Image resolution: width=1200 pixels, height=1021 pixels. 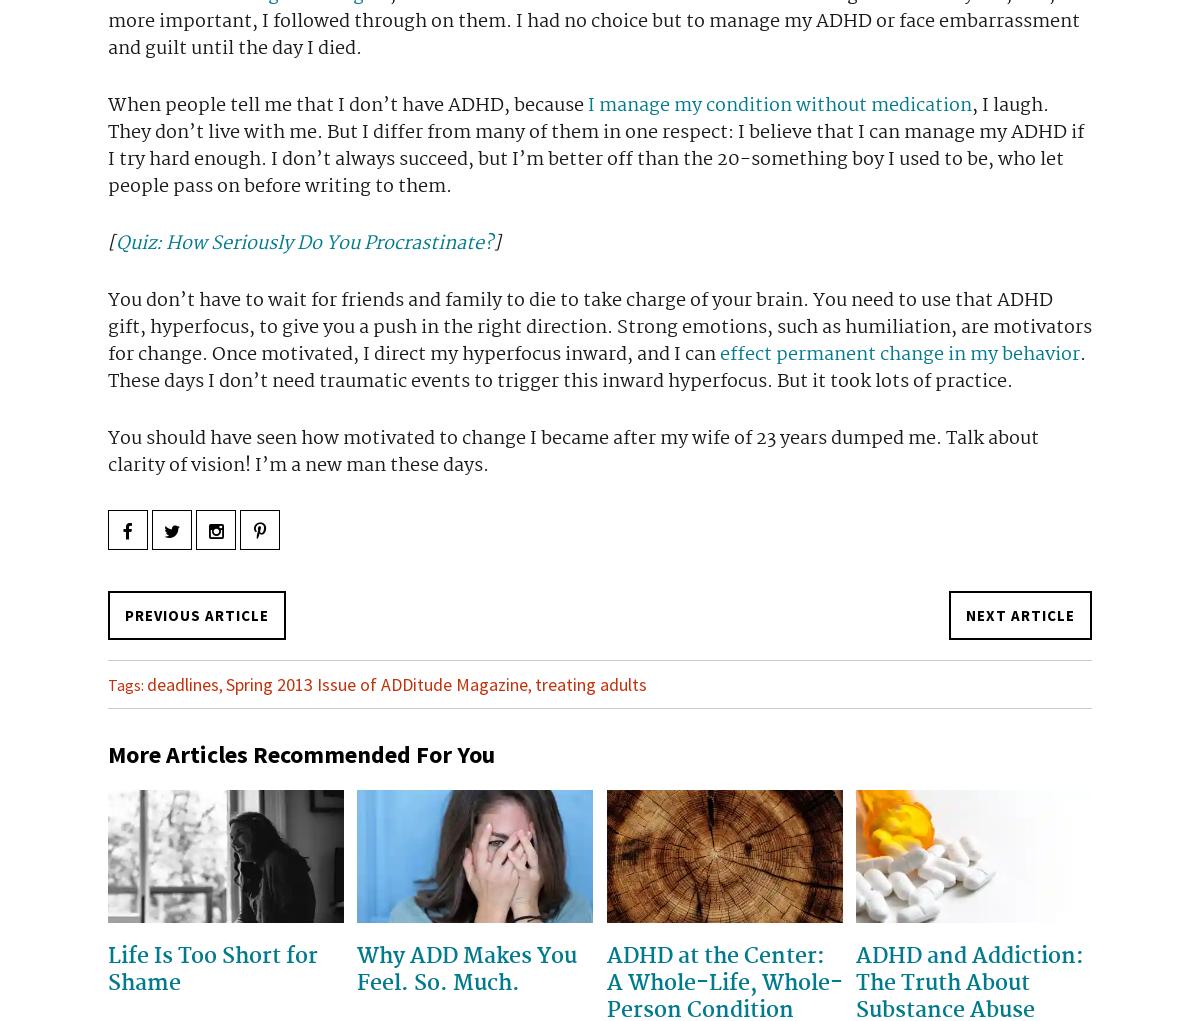 What do you see at coordinates (348, 103) in the screenshot?
I see `'When people tell me that I don’t have ADHD, because'` at bounding box center [348, 103].